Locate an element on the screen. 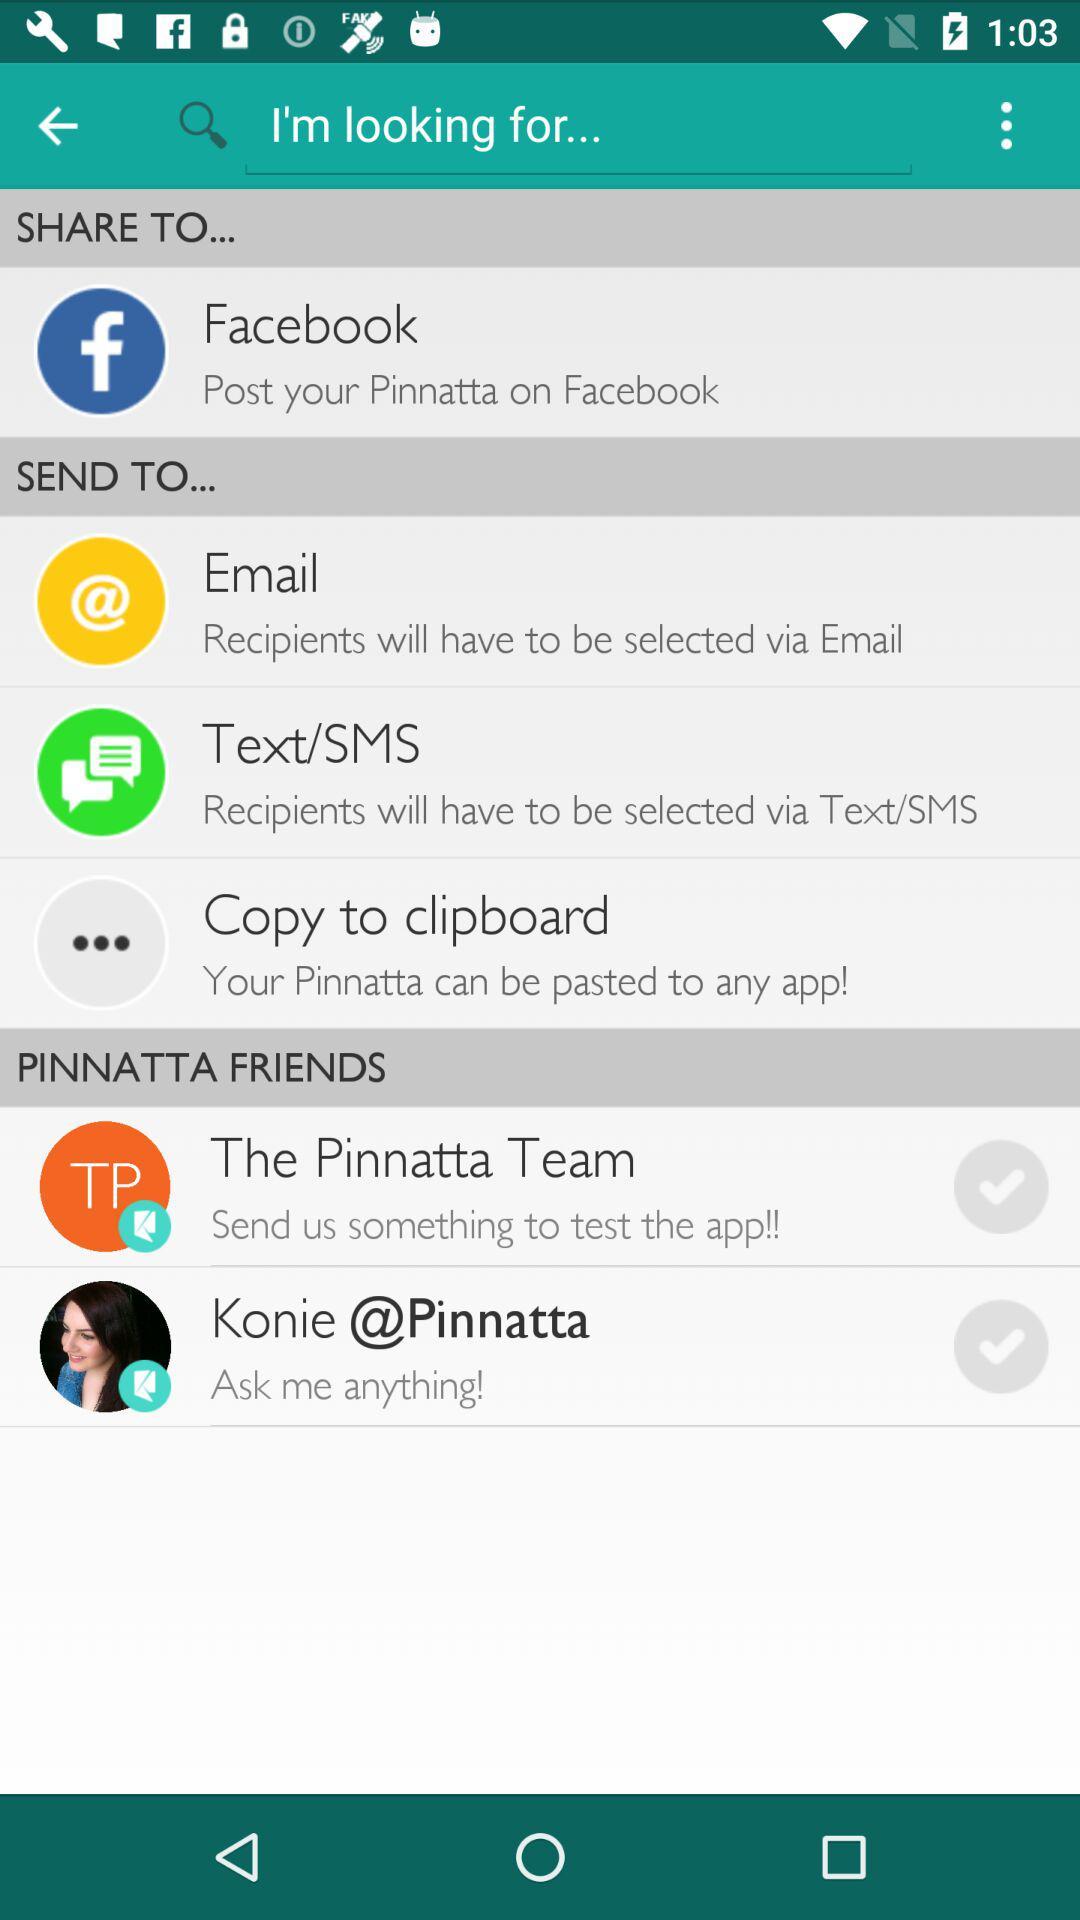  pinnatta friends item is located at coordinates (540, 1066).